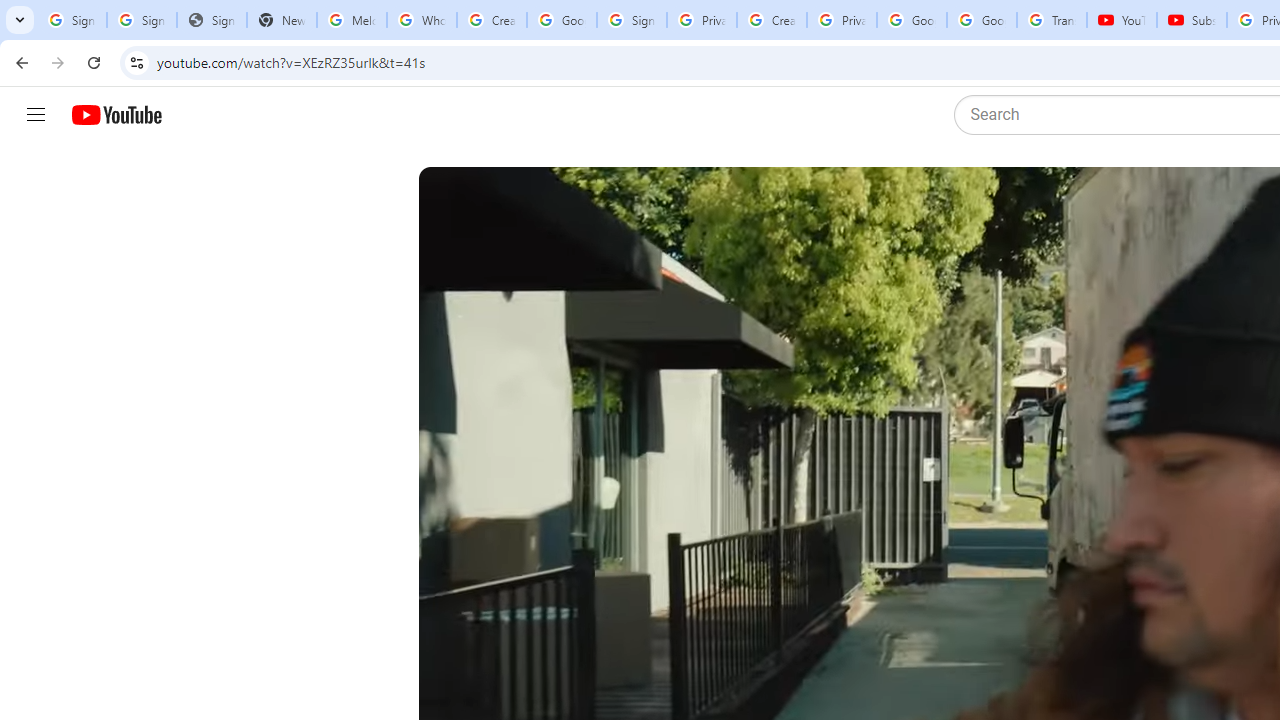 The image size is (1280, 720). Describe the element at coordinates (492, 20) in the screenshot. I see `'Create your Google Account'` at that location.